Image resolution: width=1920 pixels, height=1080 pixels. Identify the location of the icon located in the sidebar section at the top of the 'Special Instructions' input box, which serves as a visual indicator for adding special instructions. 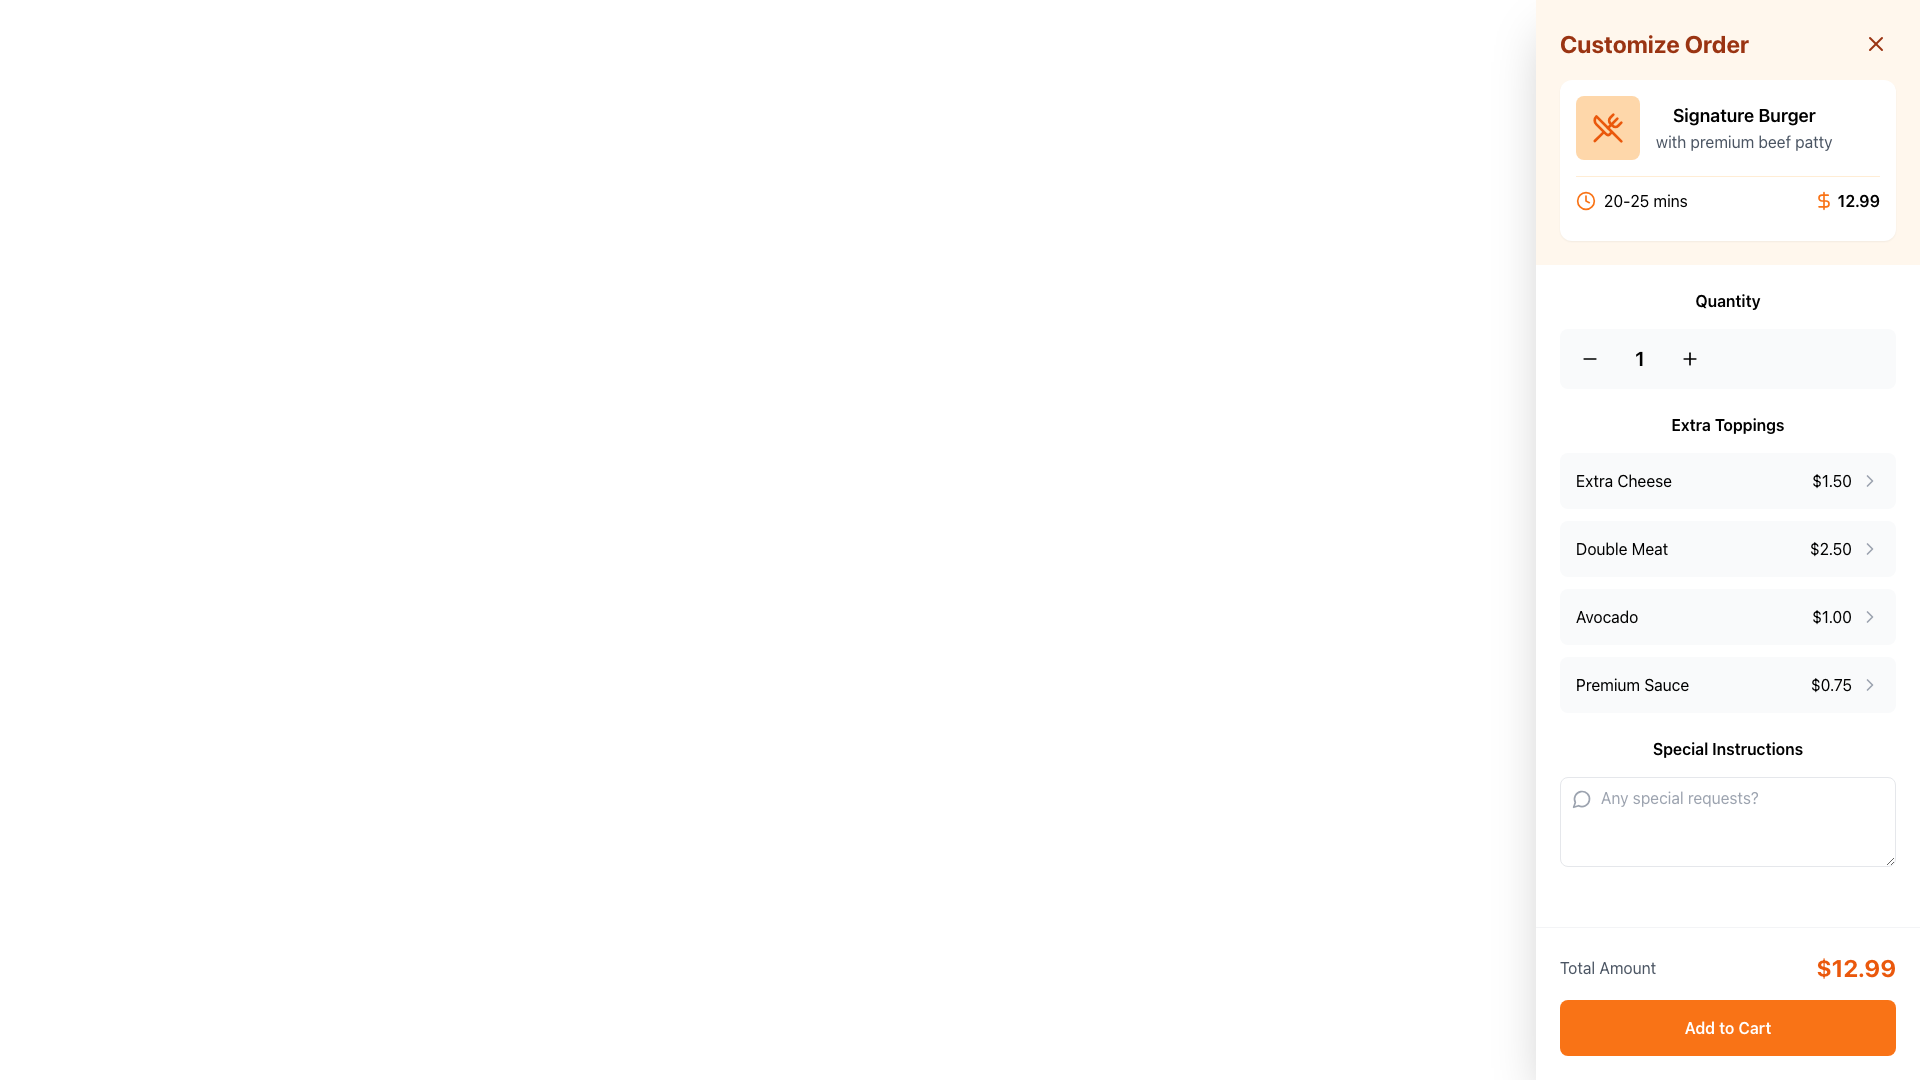
(1580, 798).